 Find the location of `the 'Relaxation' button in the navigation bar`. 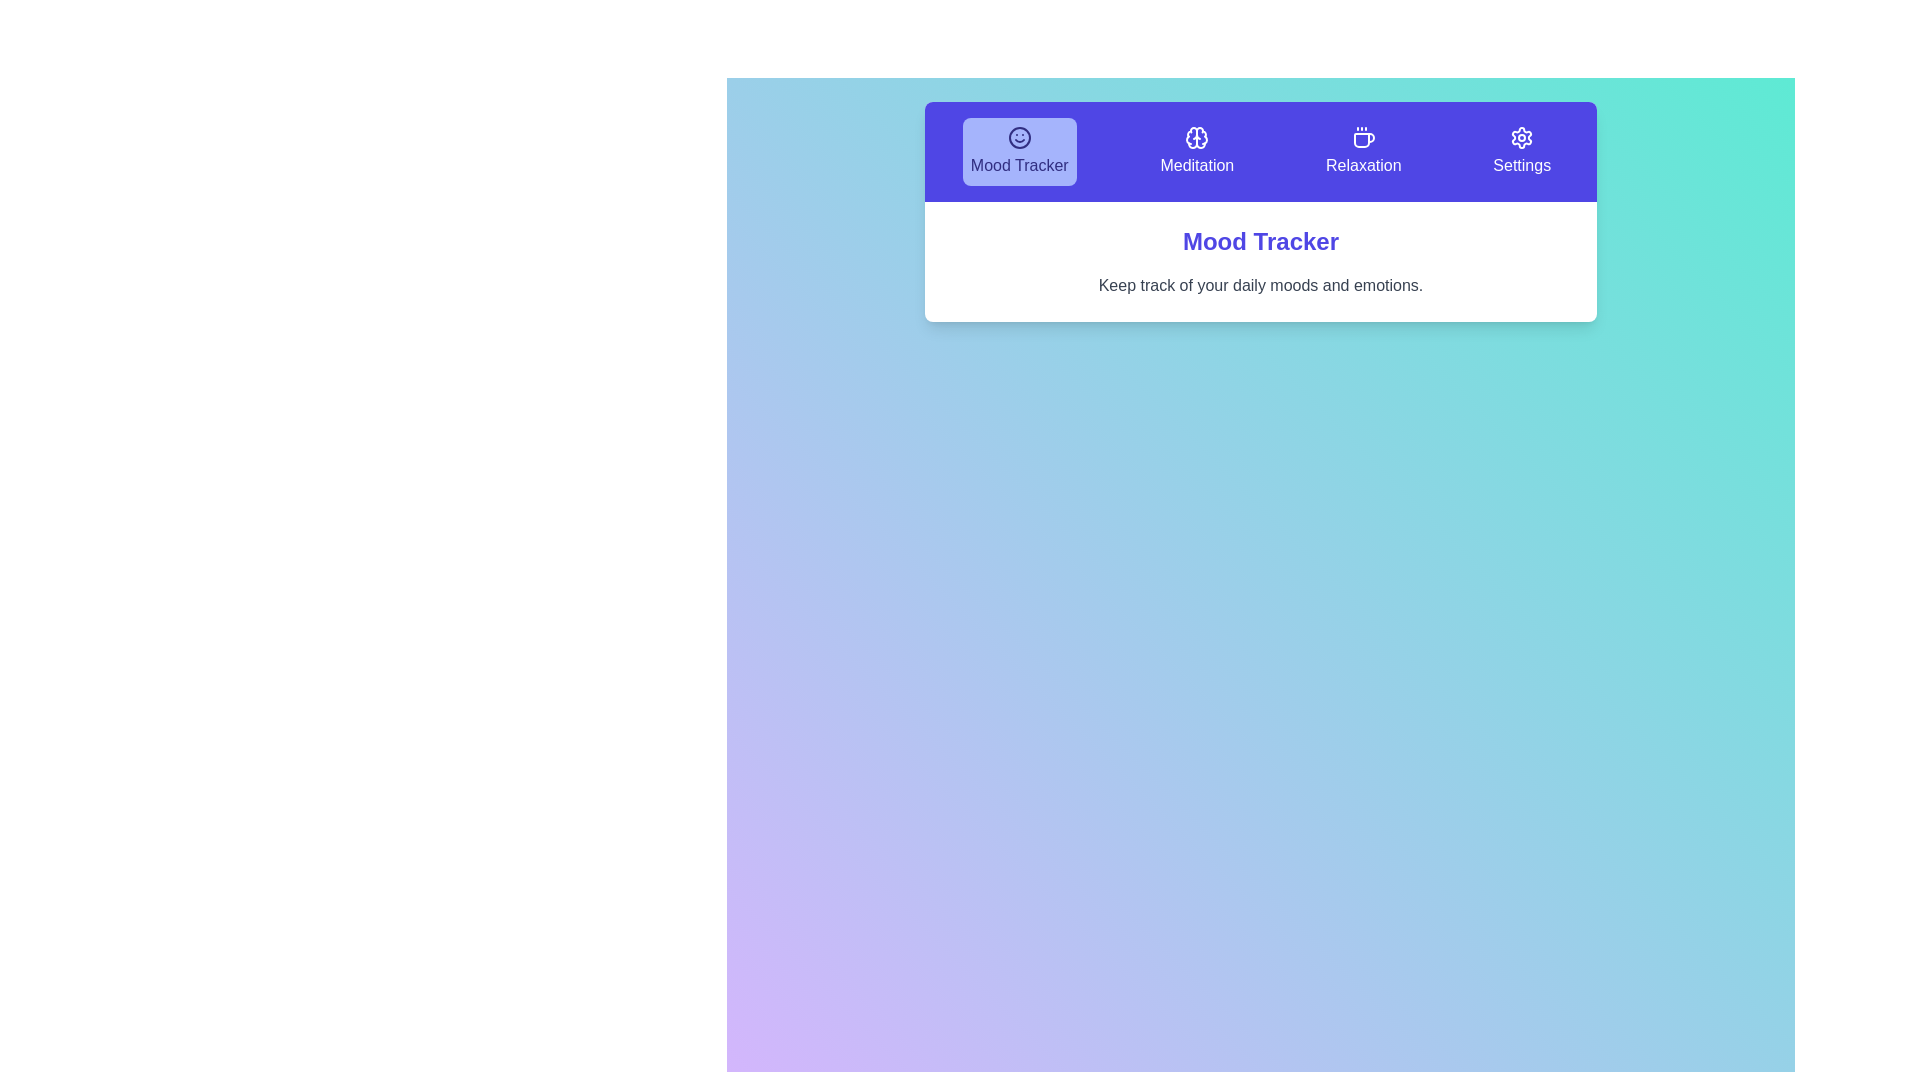

the 'Relaxation' button in the navigation bar is located at coordinates (1362, 150).